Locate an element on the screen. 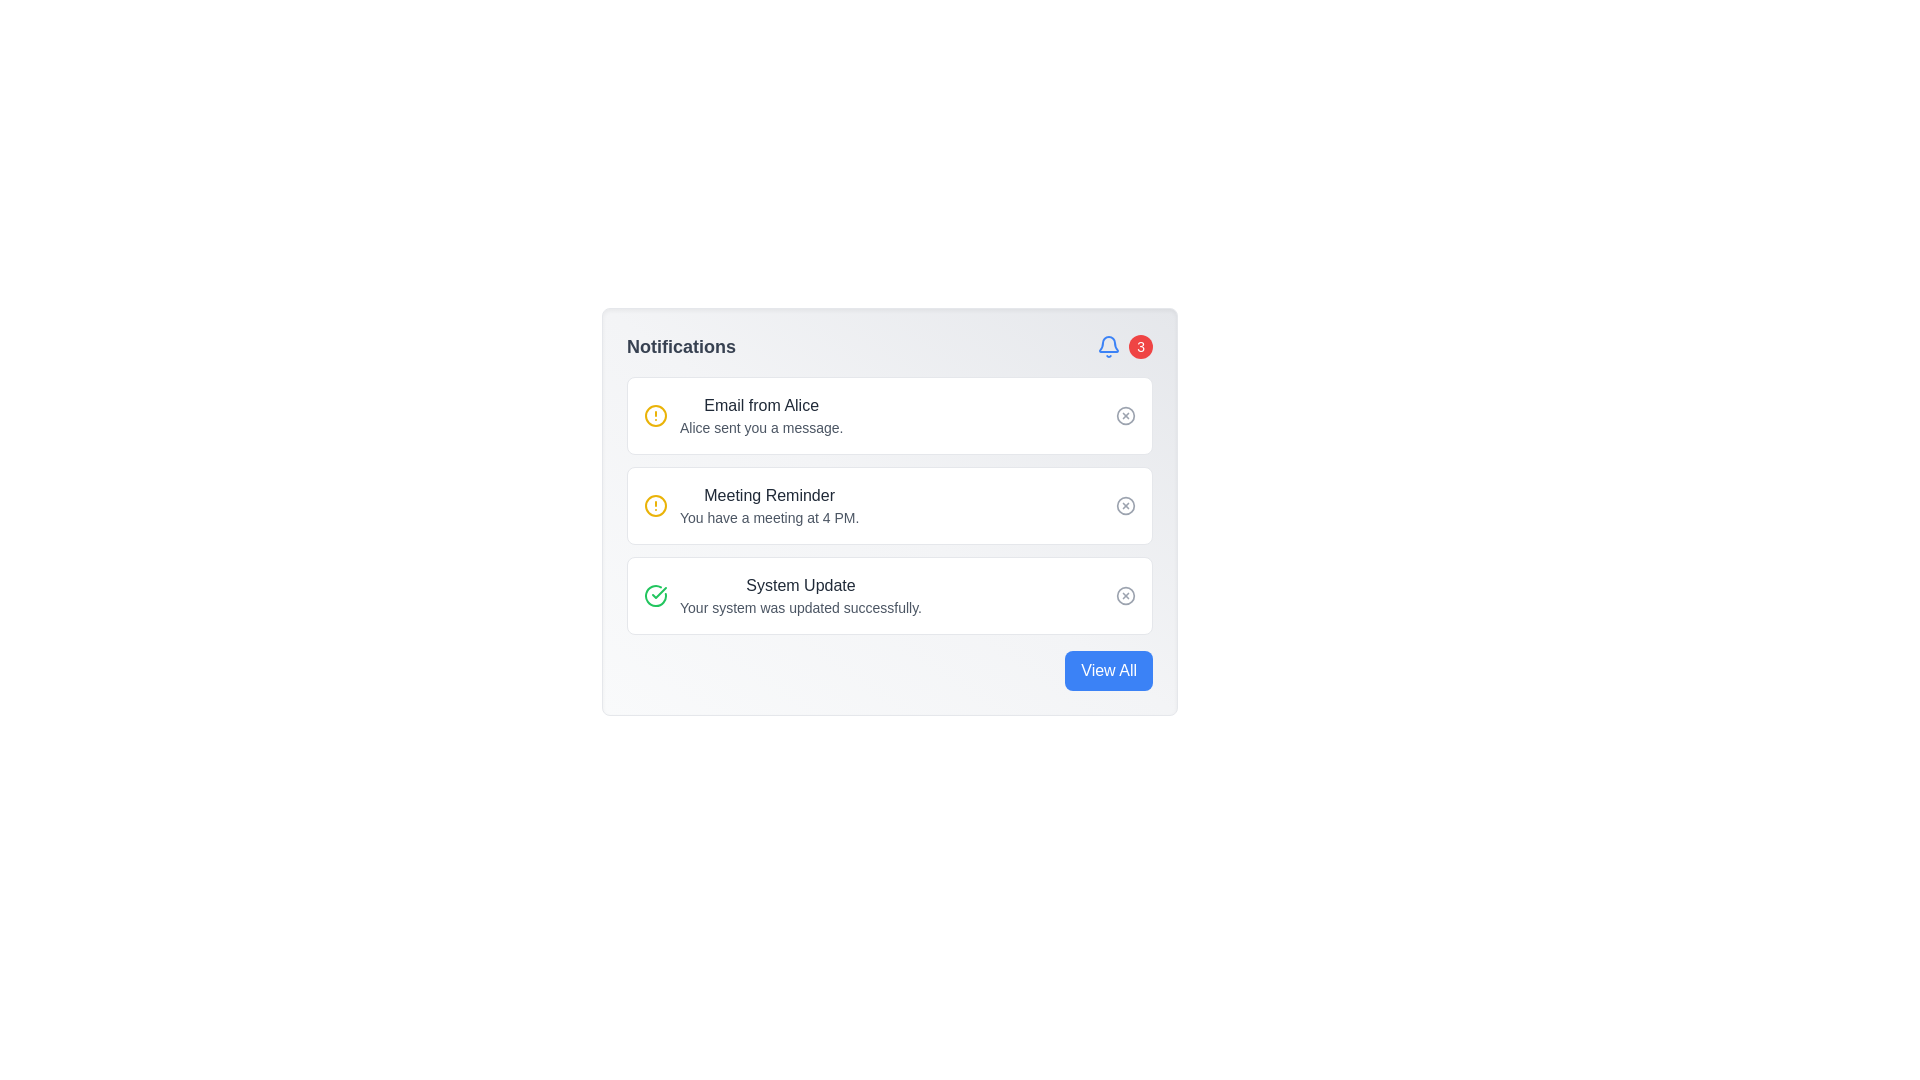 The height and width of the screenshot is (1080, 1920). the bell icon representing notifications, located in the top-right corner of the notification panel, adjacent to a red notification badge displaying '3' is located at coordinates (1108, 343).